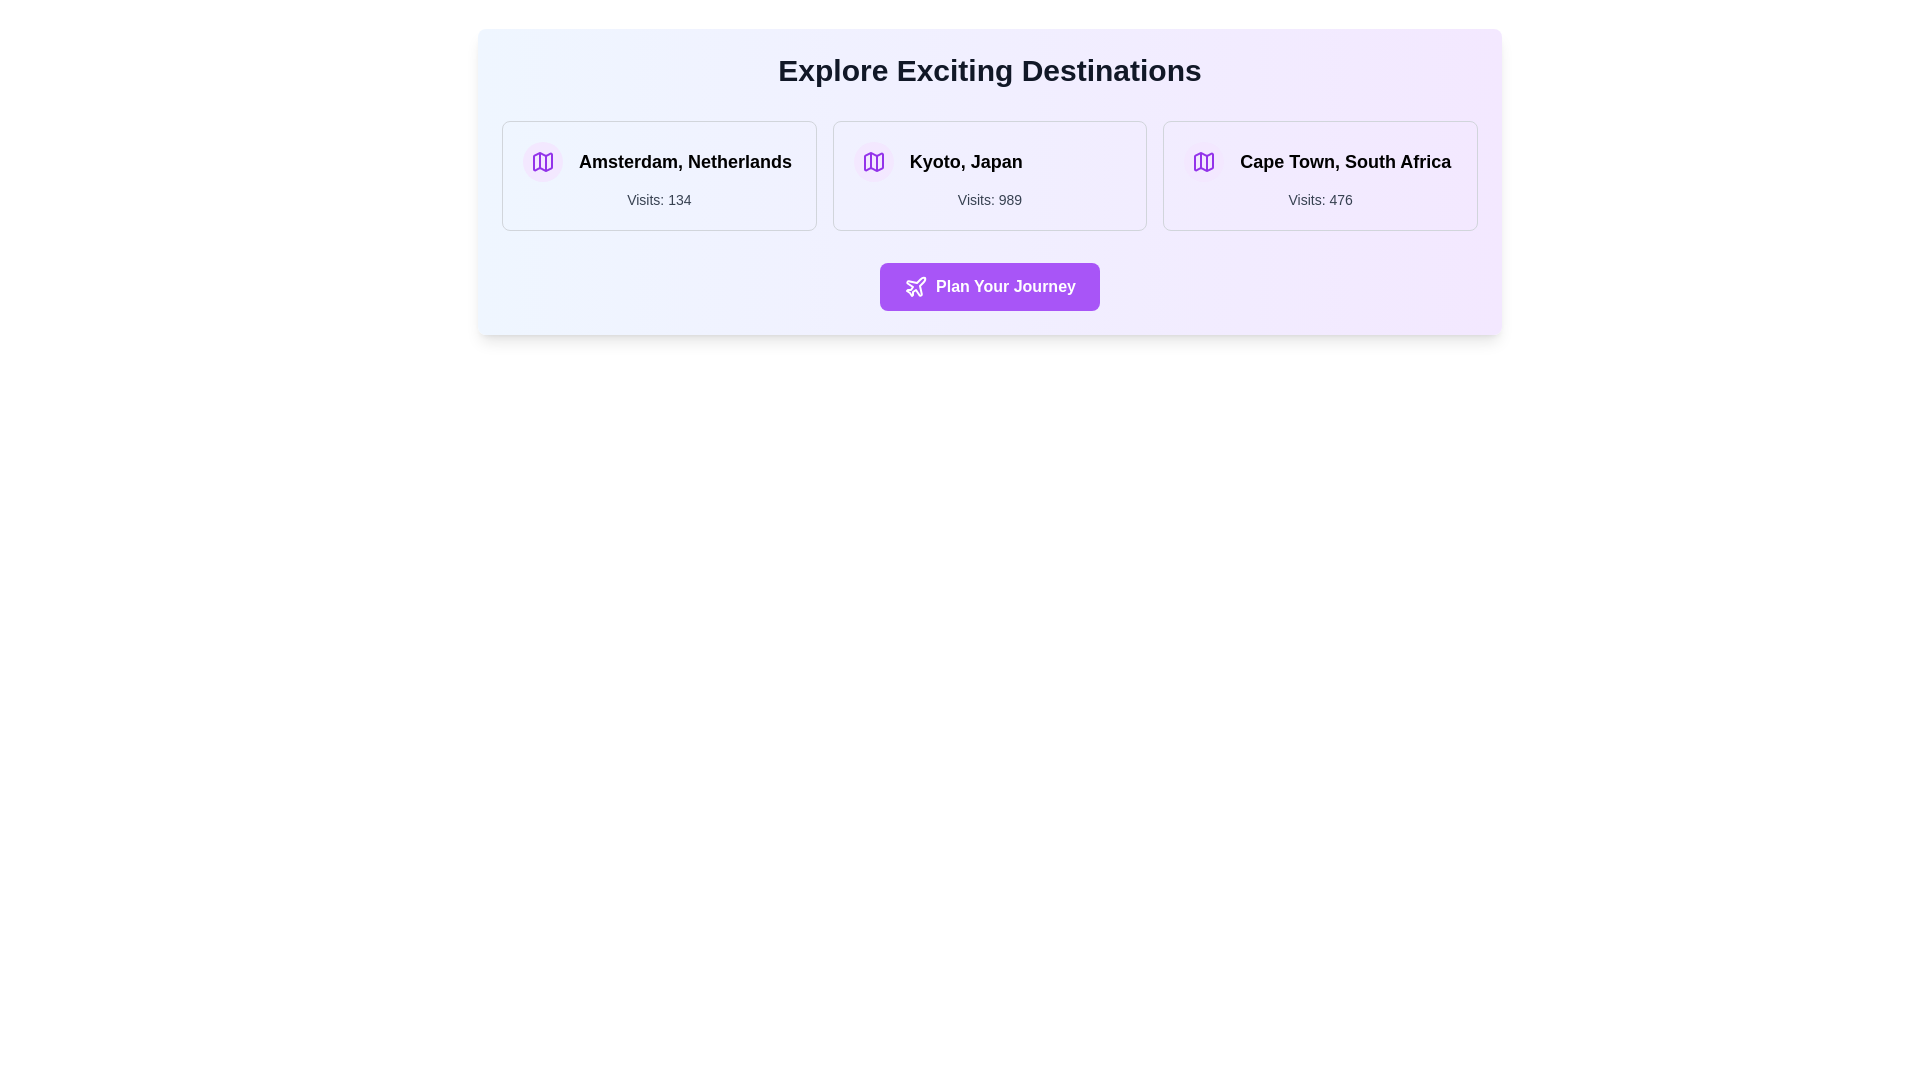 The width and height of the screenshot is (1920, 1080). Describe the element at coordinates (989, 286) in the screenshot. I see `'Plan Your Journey' button` at that location.